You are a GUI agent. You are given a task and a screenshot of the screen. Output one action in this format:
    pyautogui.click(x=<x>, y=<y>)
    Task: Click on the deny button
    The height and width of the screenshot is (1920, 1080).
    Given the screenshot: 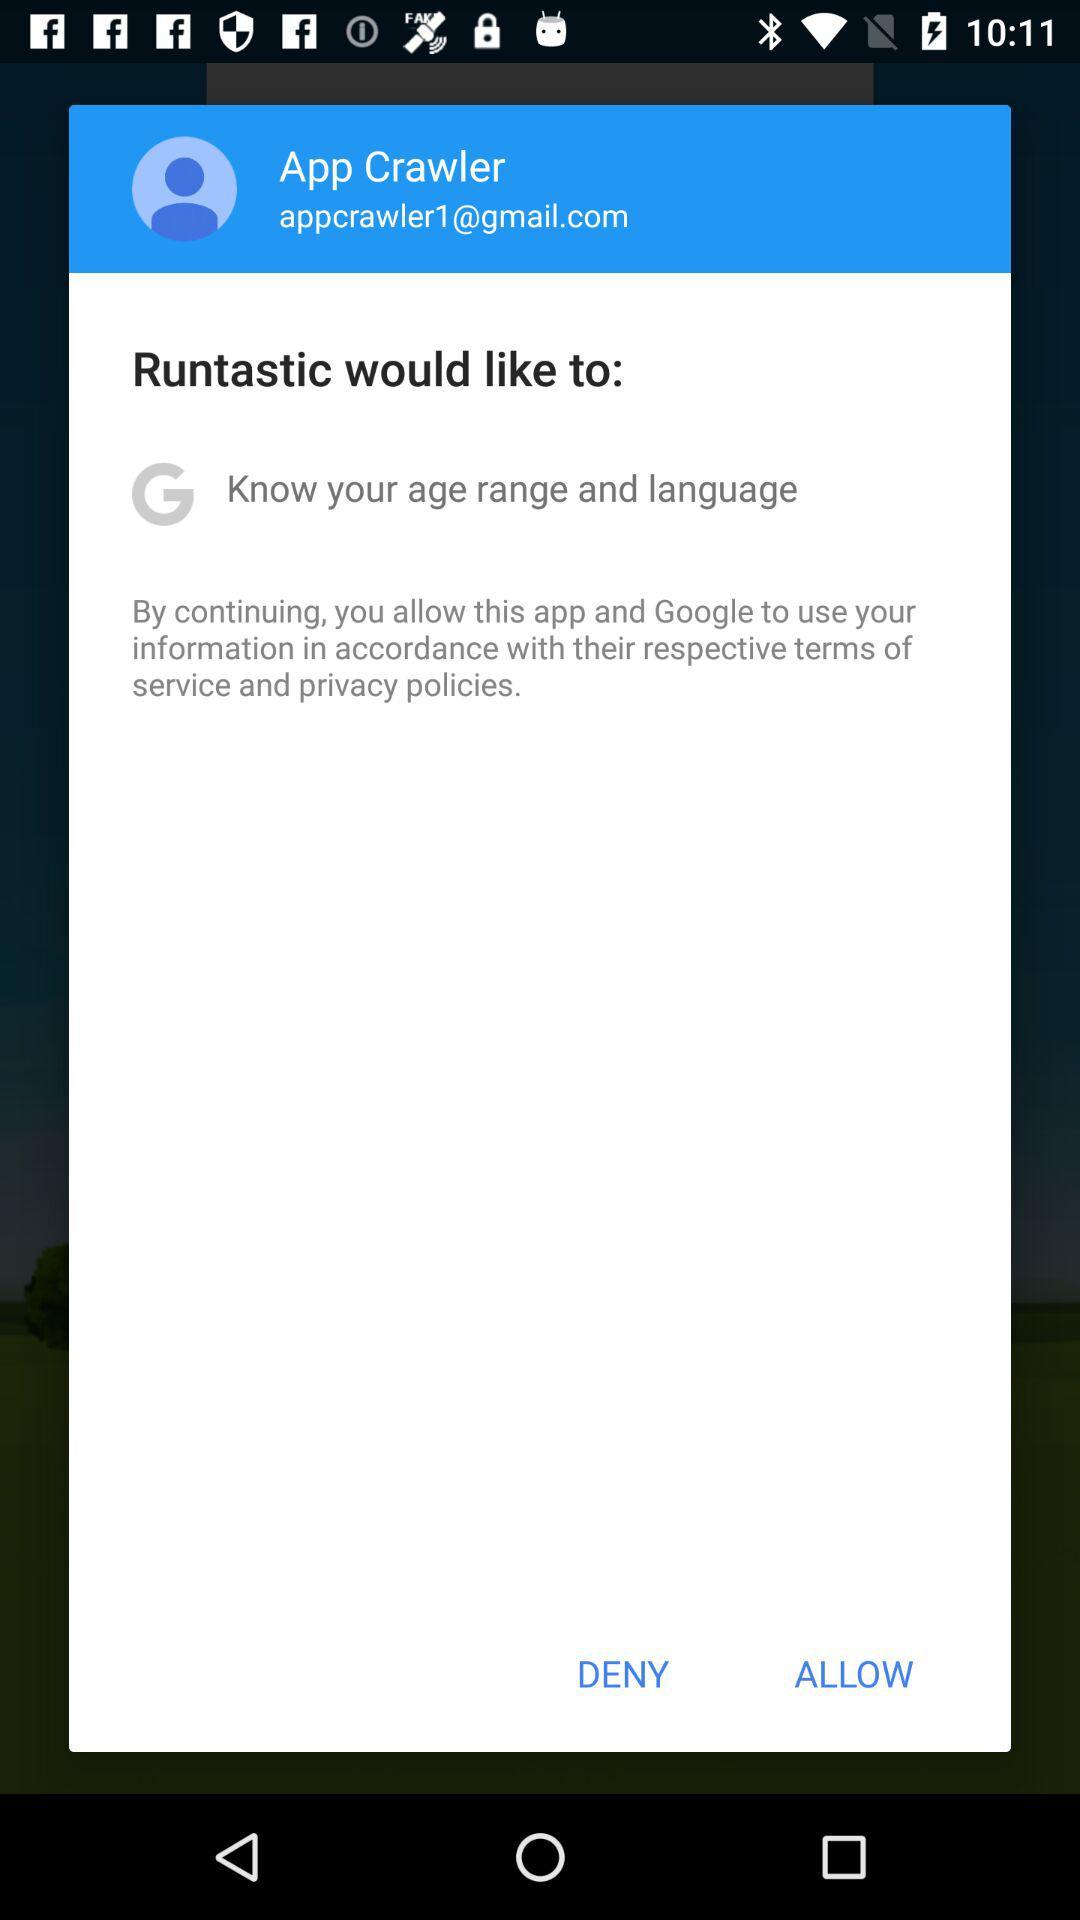 What is the action you would take?
    pyautogui.click(x=621, y=1673)
    